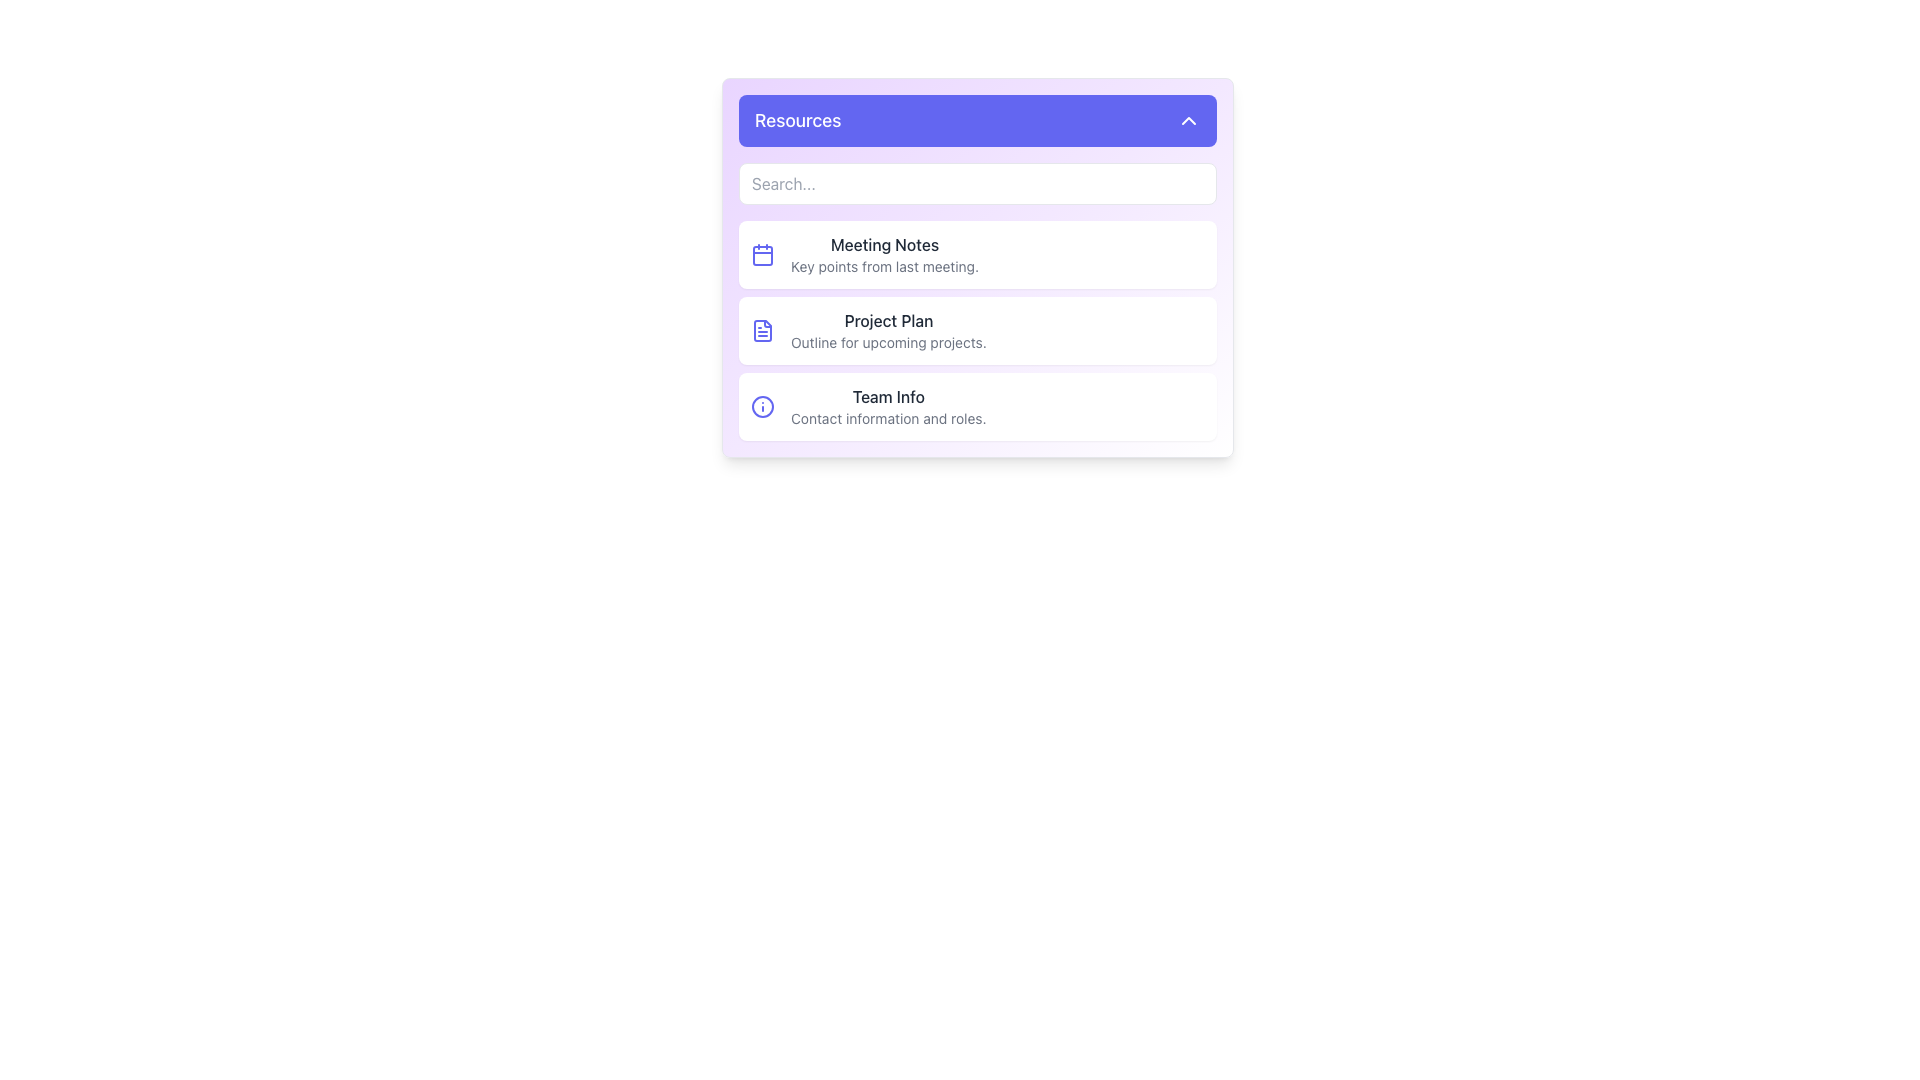 This screenshot has height=1080, width=1920. I want to click on the upward-pointing chevron icon located at the top-right corner of the purple header bar labeled 'Resources', so click(1189, 120).